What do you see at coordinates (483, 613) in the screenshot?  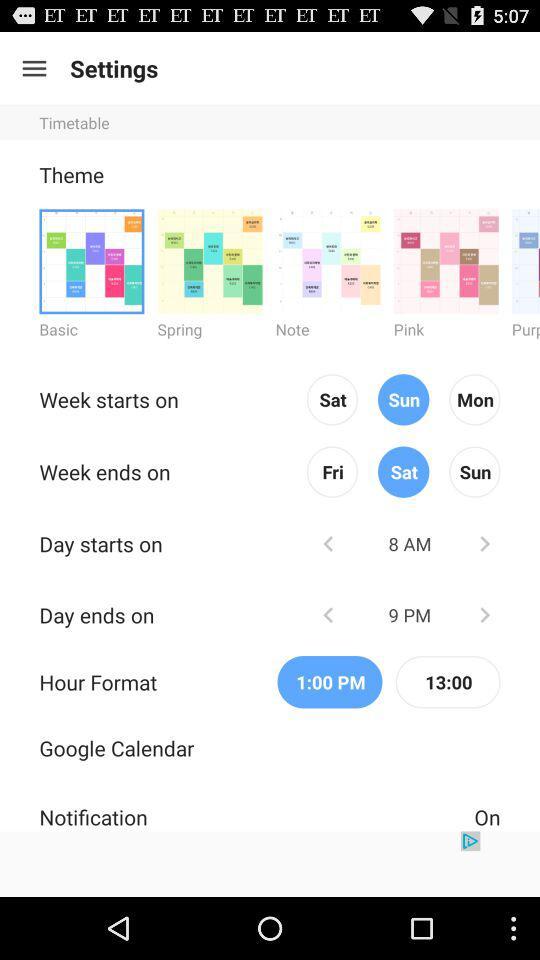 I see `increase hour` at bounding box center [483, 613].